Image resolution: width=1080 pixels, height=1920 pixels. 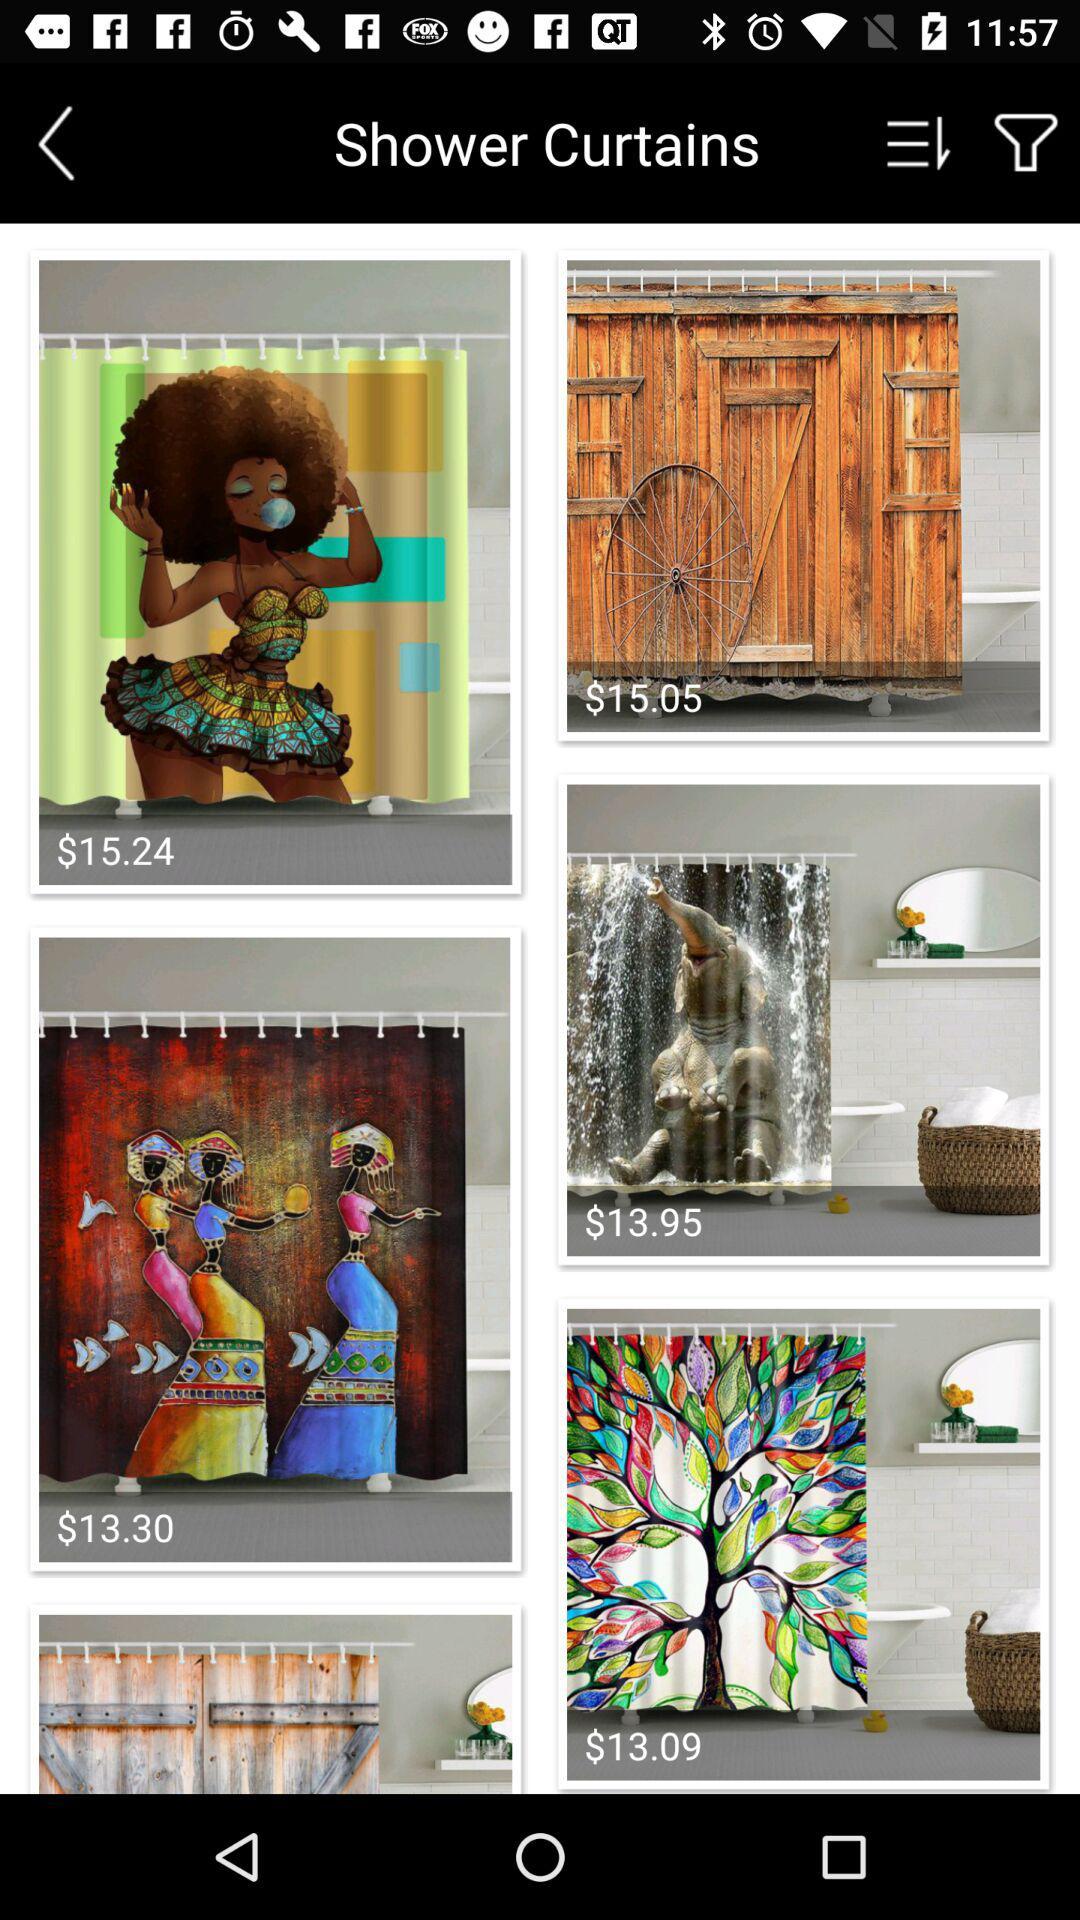 I want to click on open menu, so click(x=919, y=142).